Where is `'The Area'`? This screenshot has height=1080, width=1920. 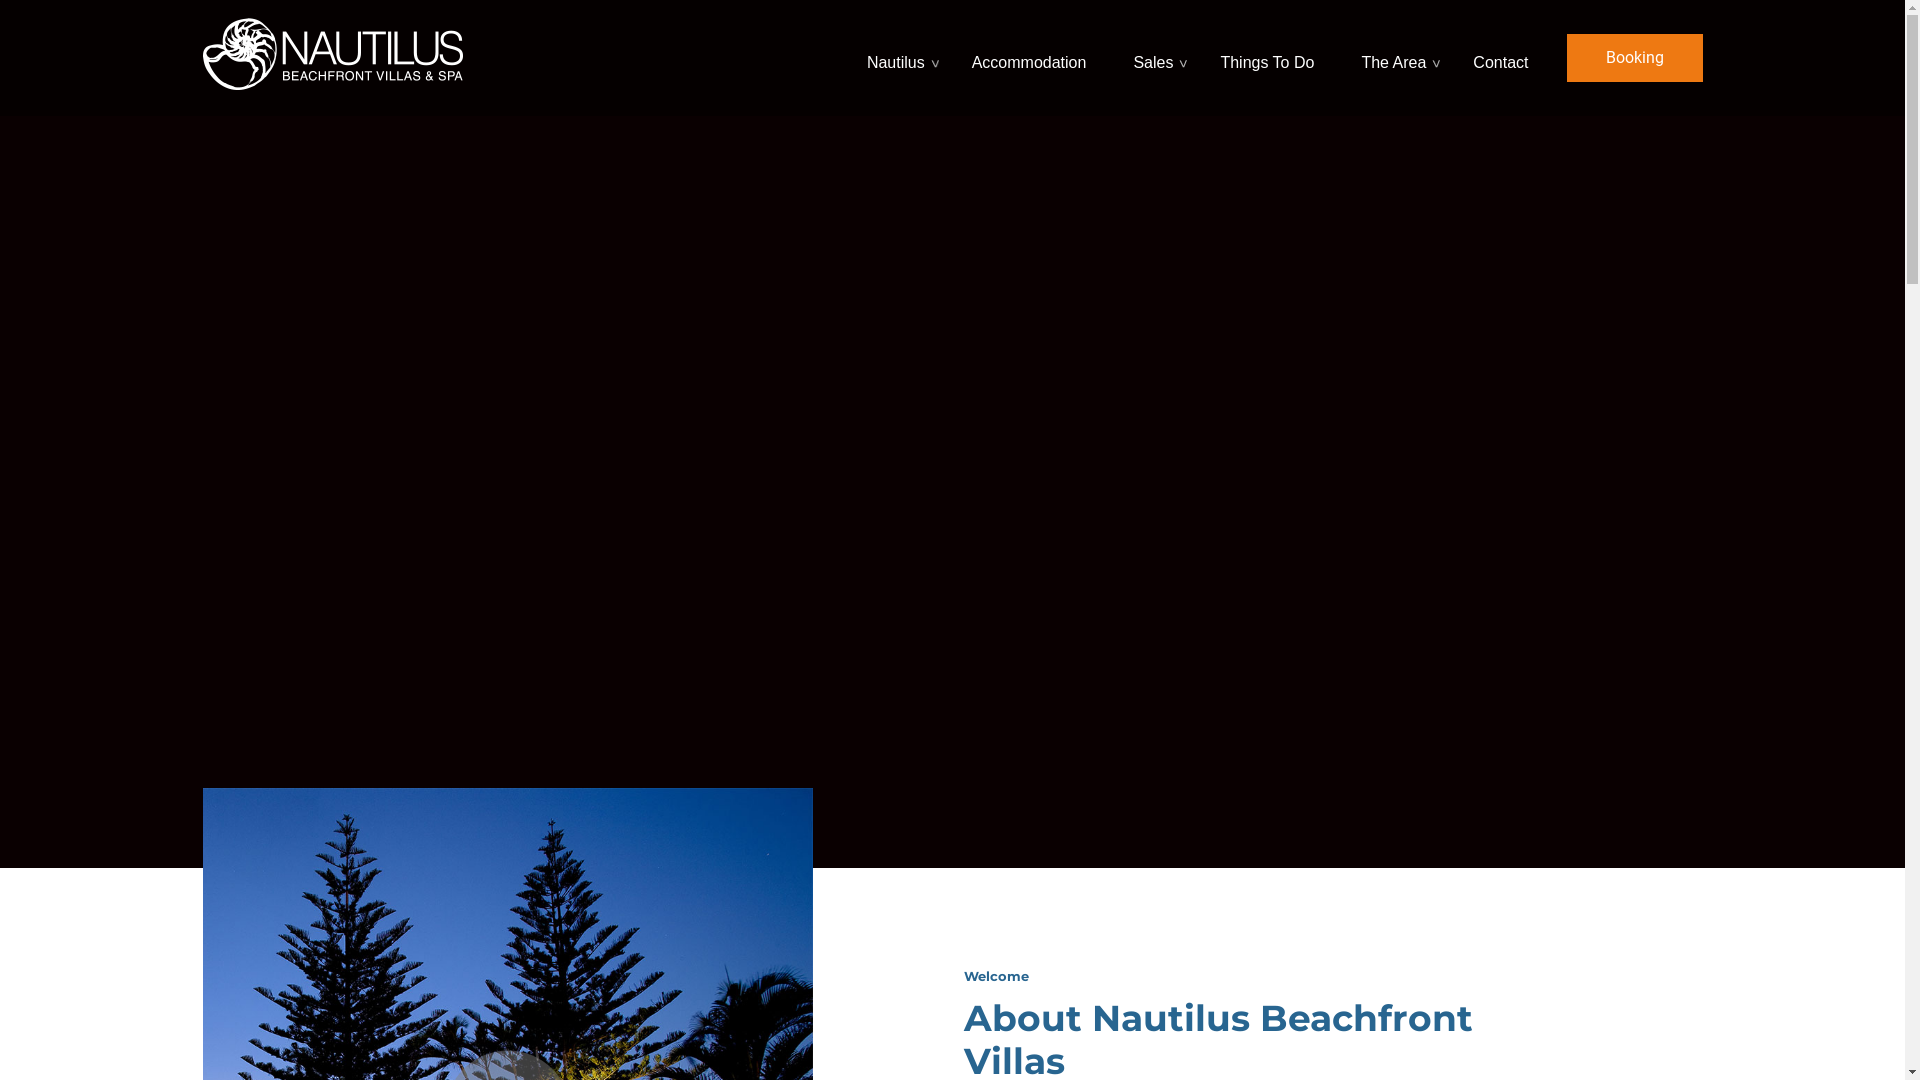 'The Area' is located at coordinates (1395, 56).